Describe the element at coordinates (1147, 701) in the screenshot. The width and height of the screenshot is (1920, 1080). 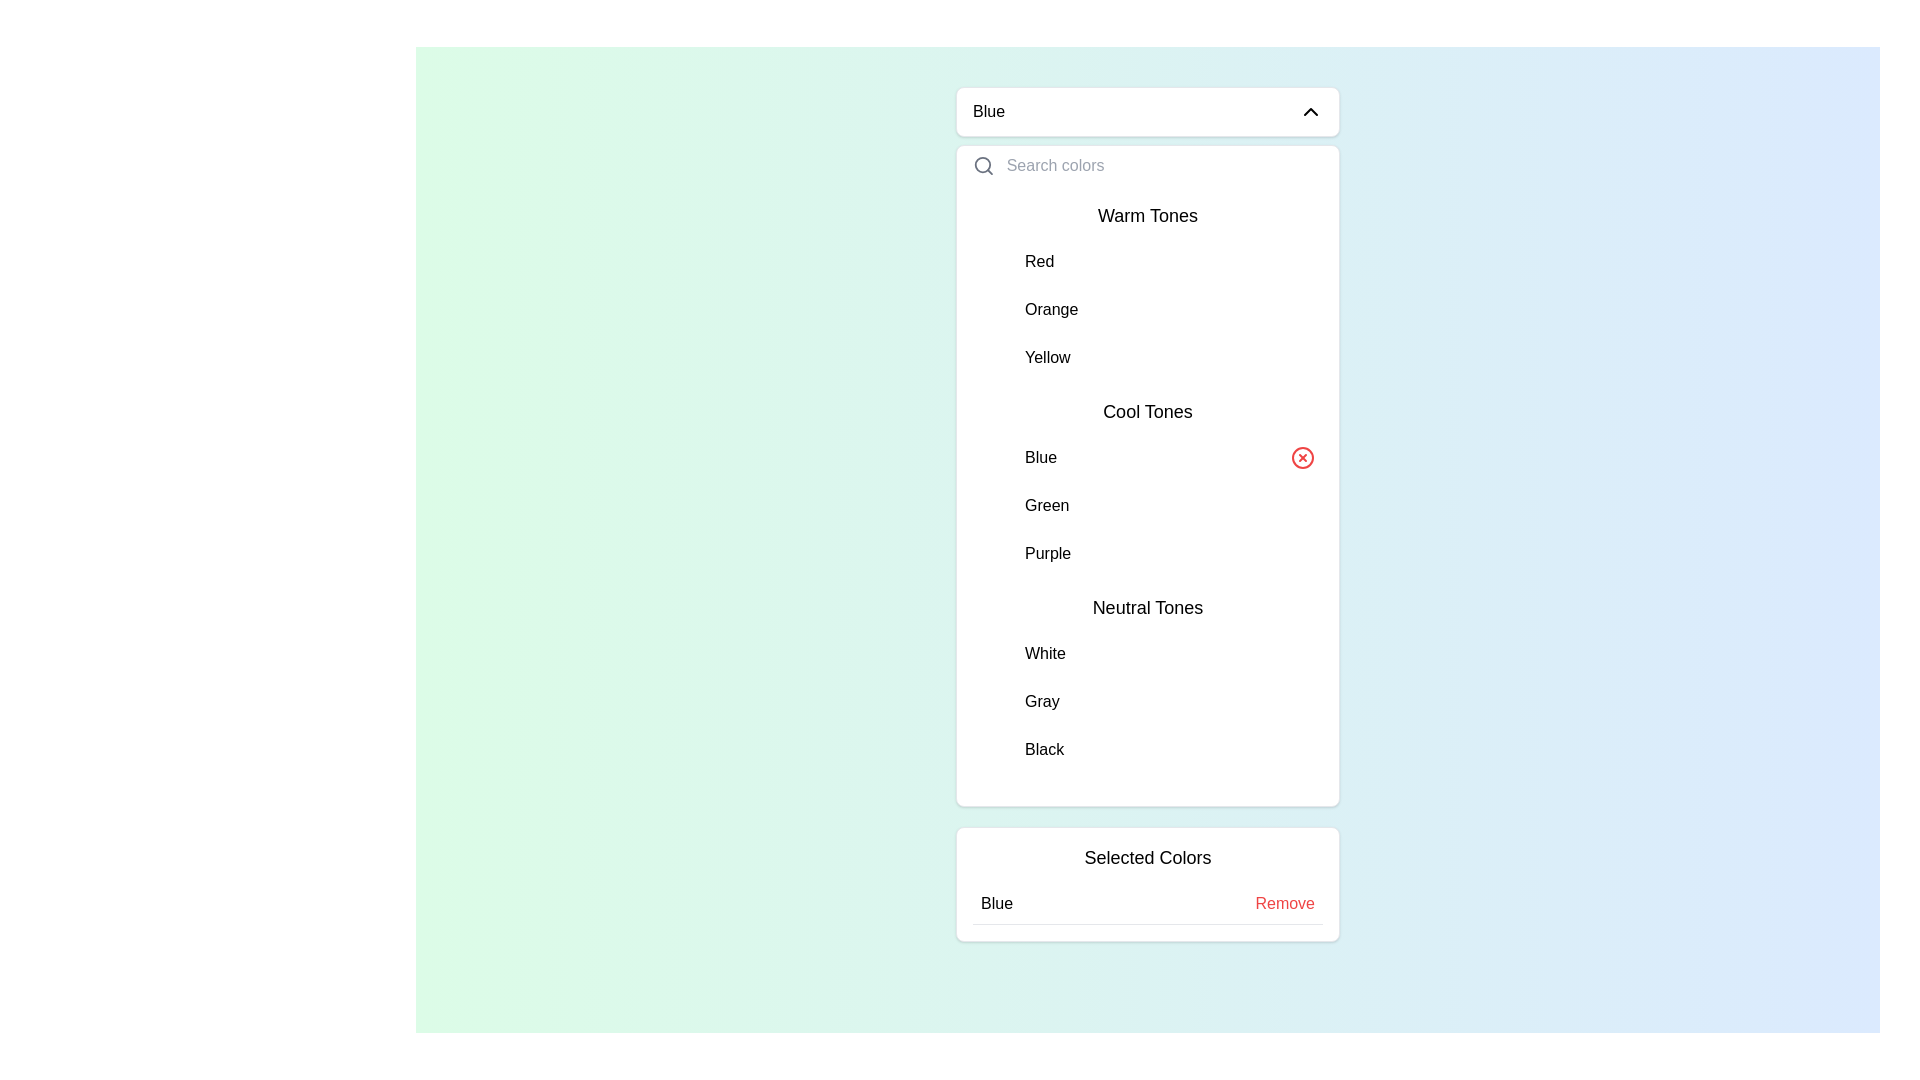
I see `the second list item labeled 'Gray' in the 'Neutral Tones' list` at that location.